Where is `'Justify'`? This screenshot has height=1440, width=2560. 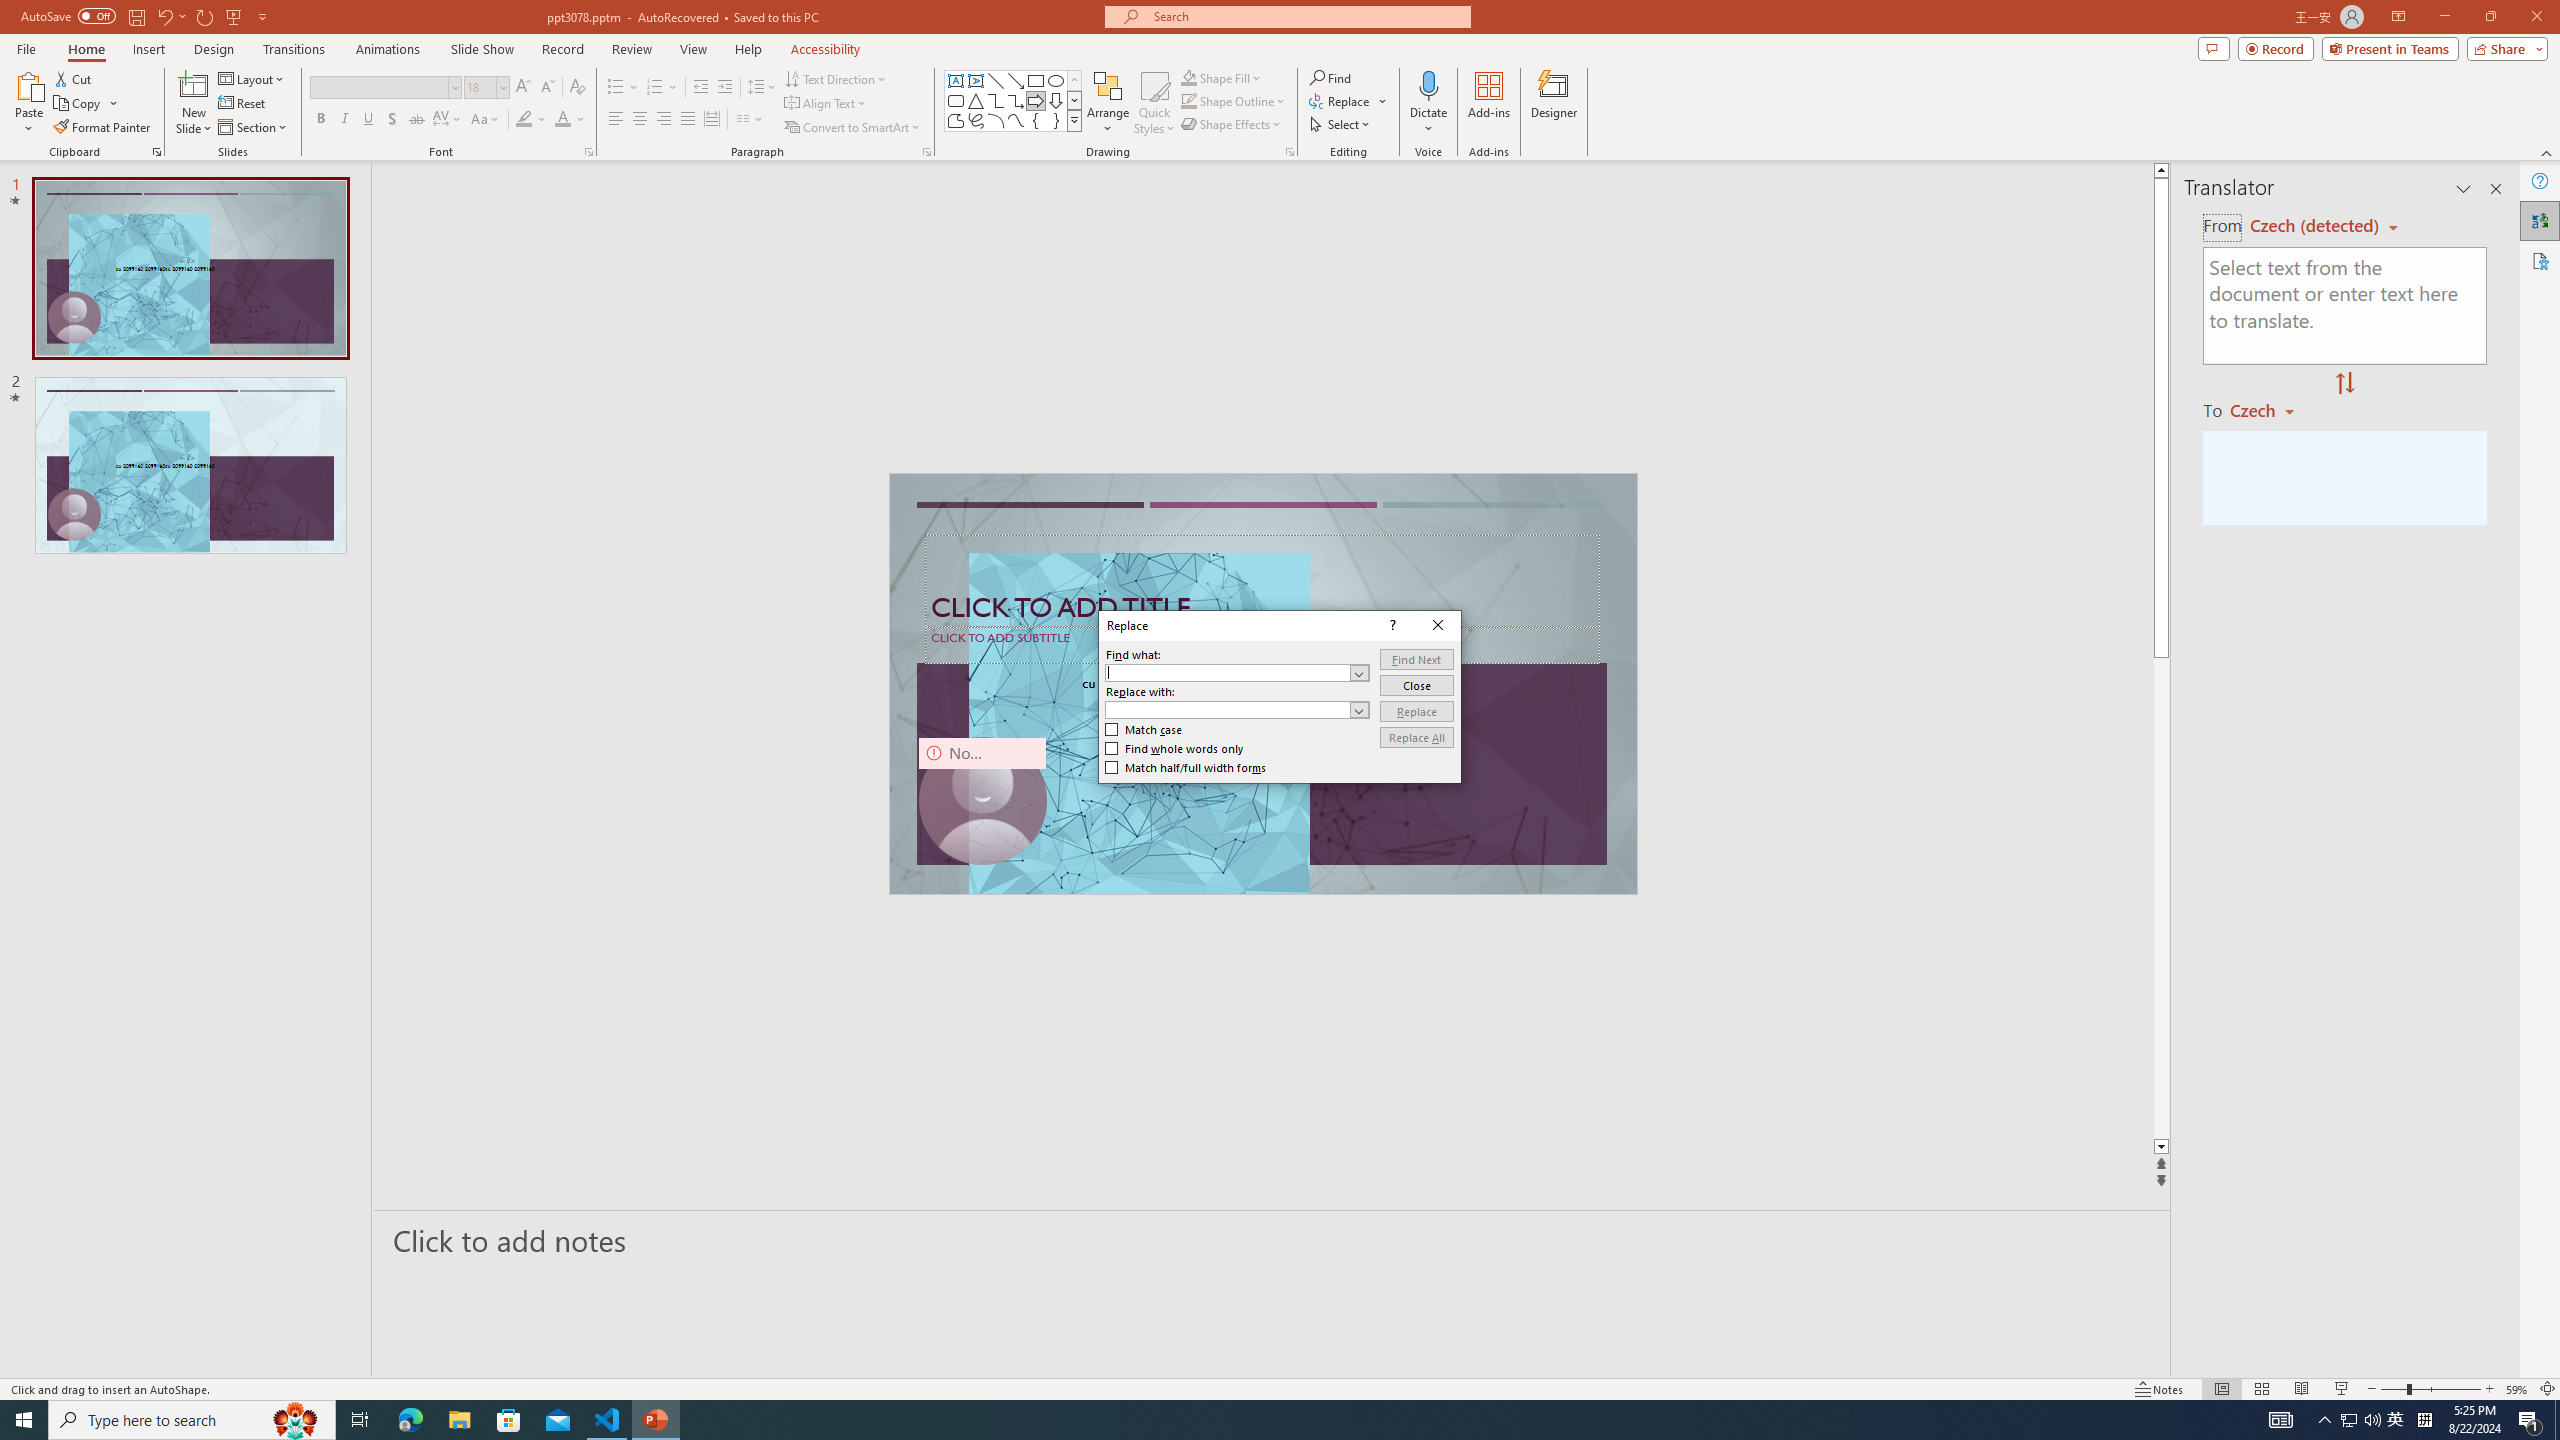
'Justify' is located at coordinates (686, 118).